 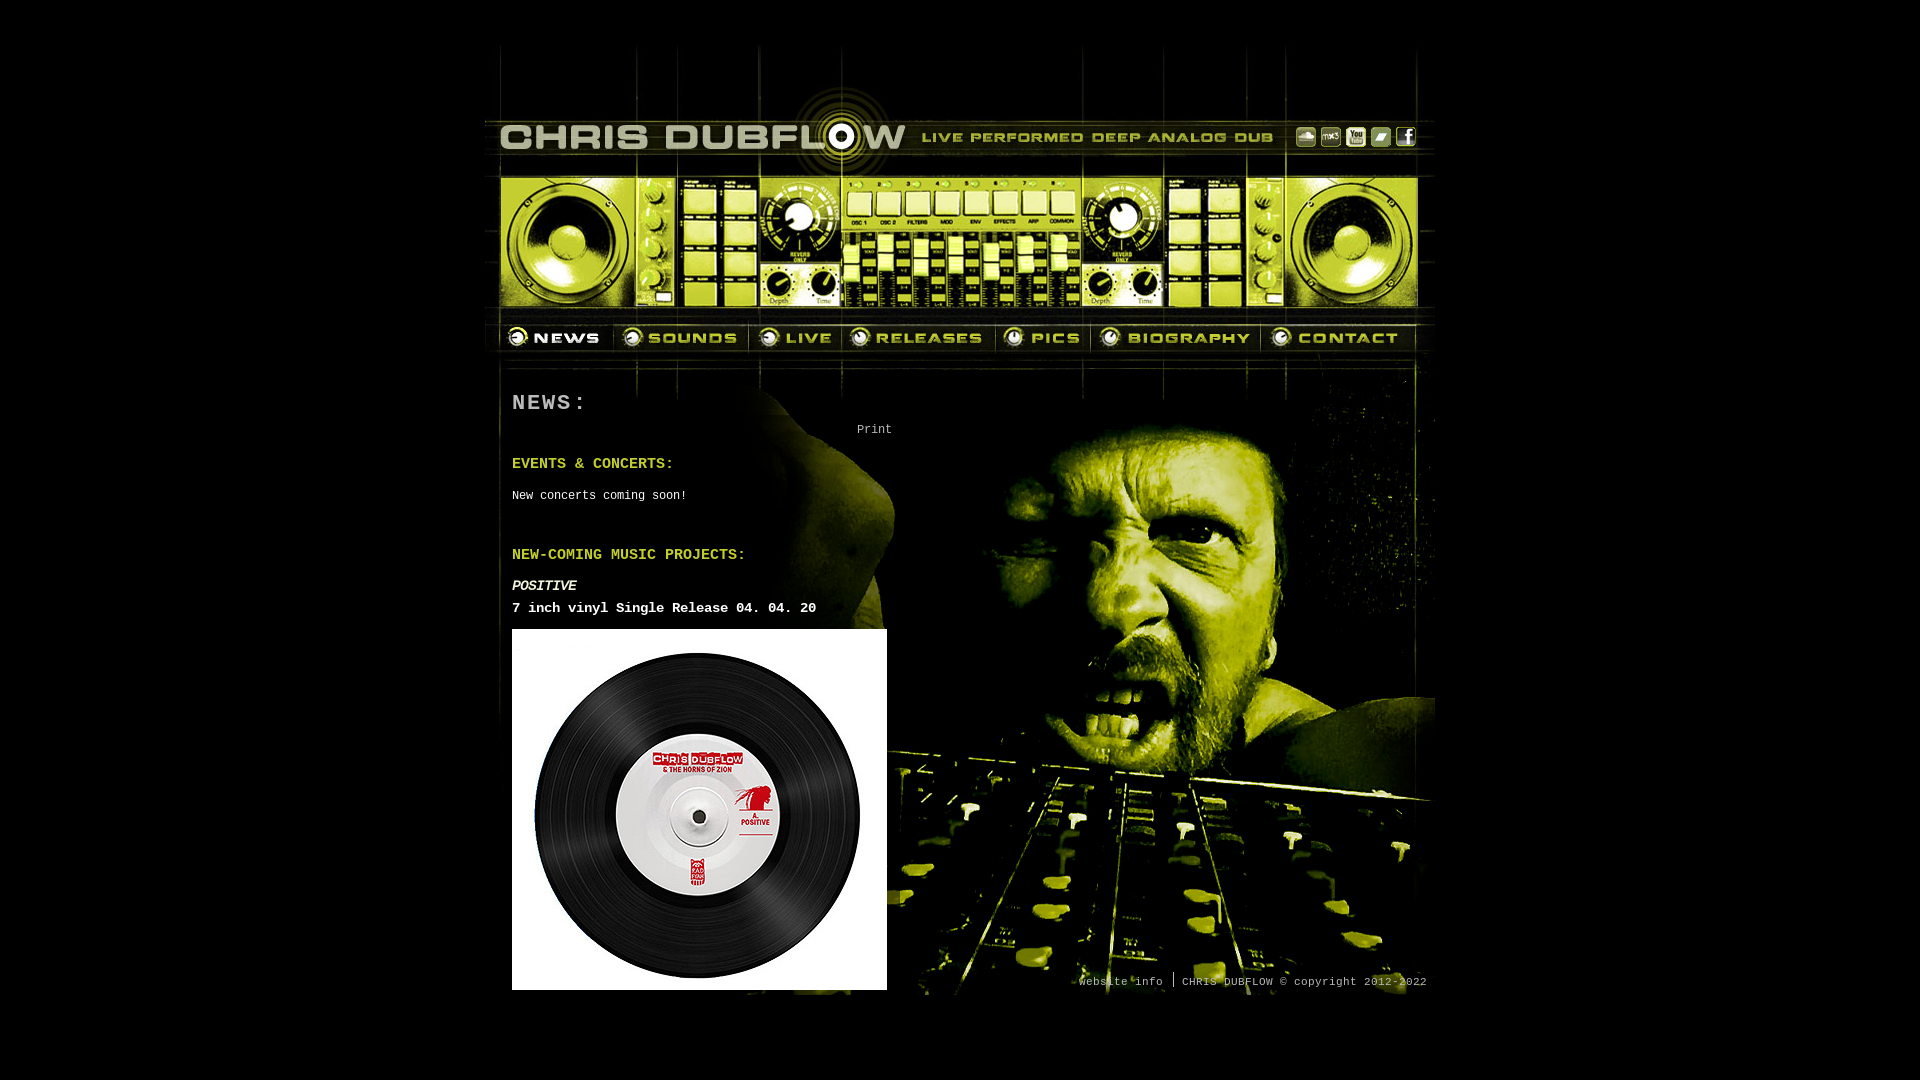 I want to click on 'LIVE', so click(x=794, y=337).